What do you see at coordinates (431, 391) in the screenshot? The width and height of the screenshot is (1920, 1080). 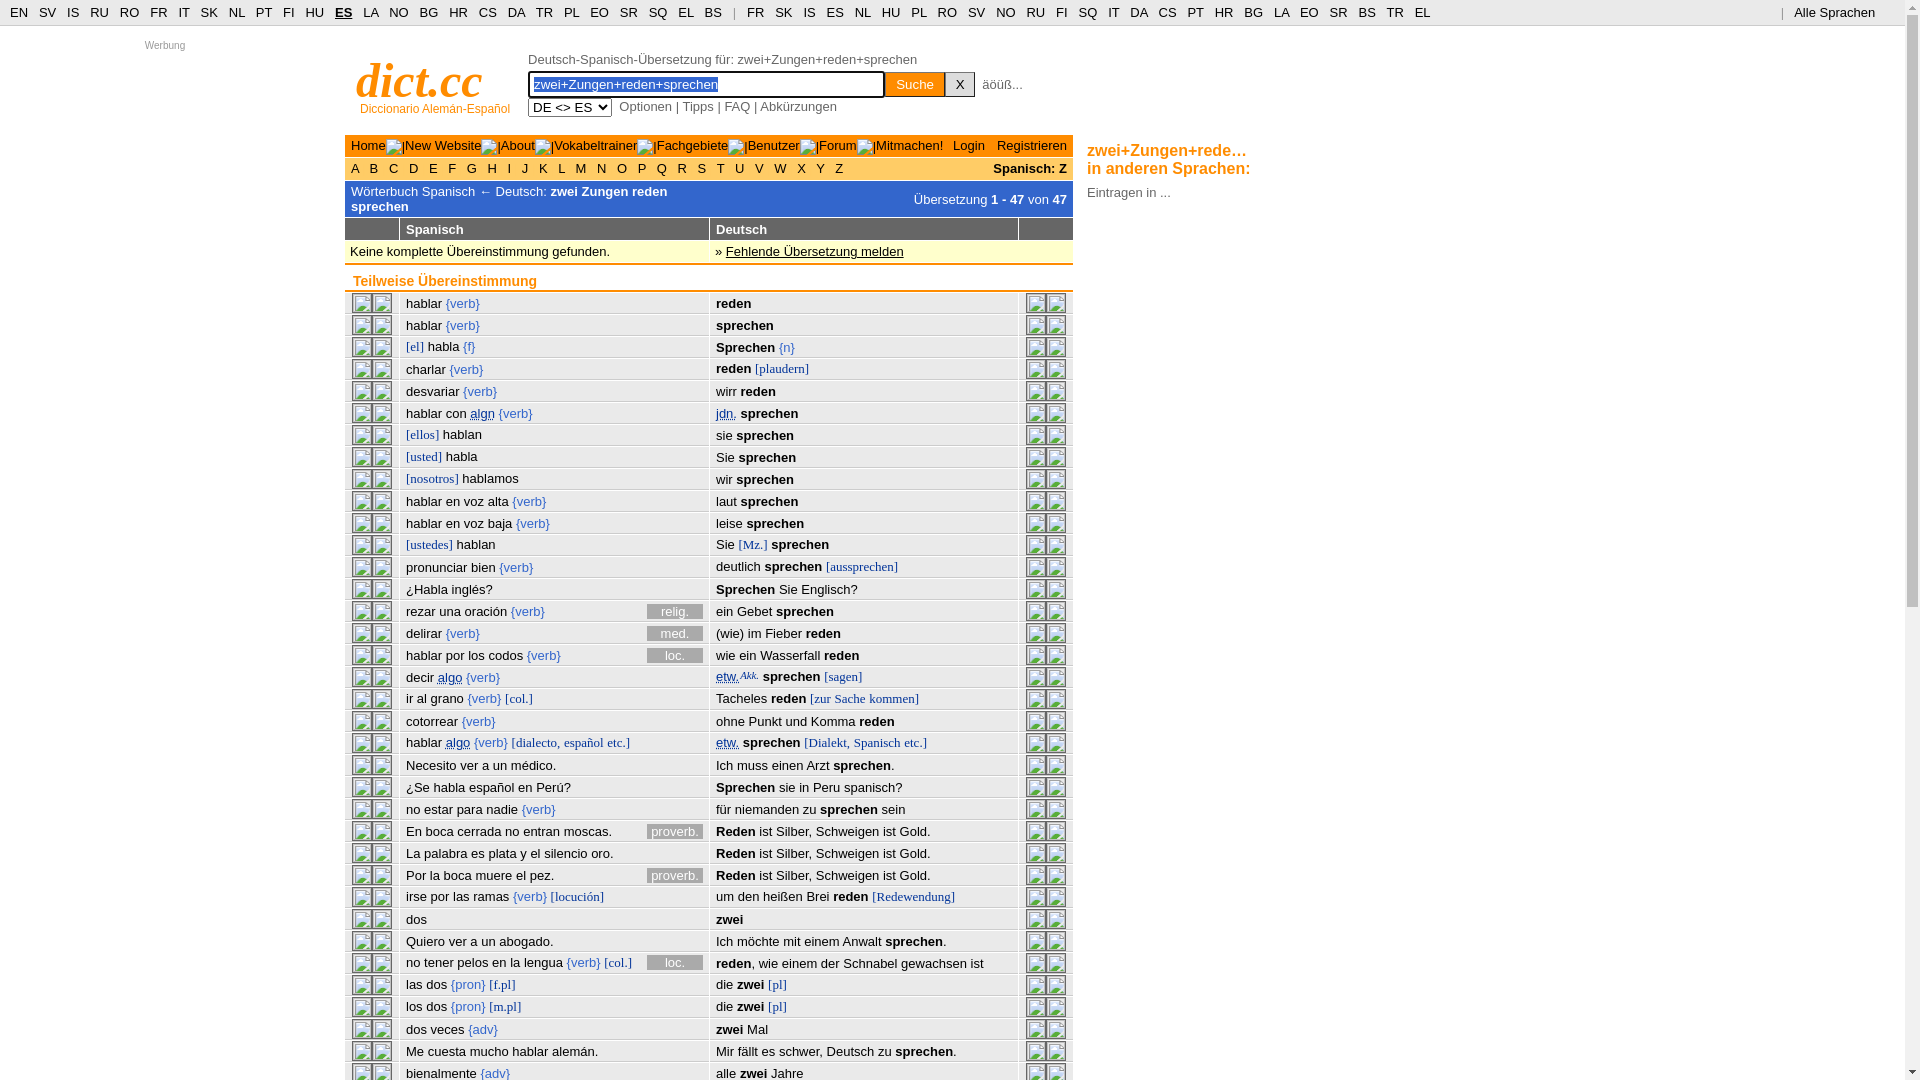 I see `'desvariar'` at bounding box center [431, 391].